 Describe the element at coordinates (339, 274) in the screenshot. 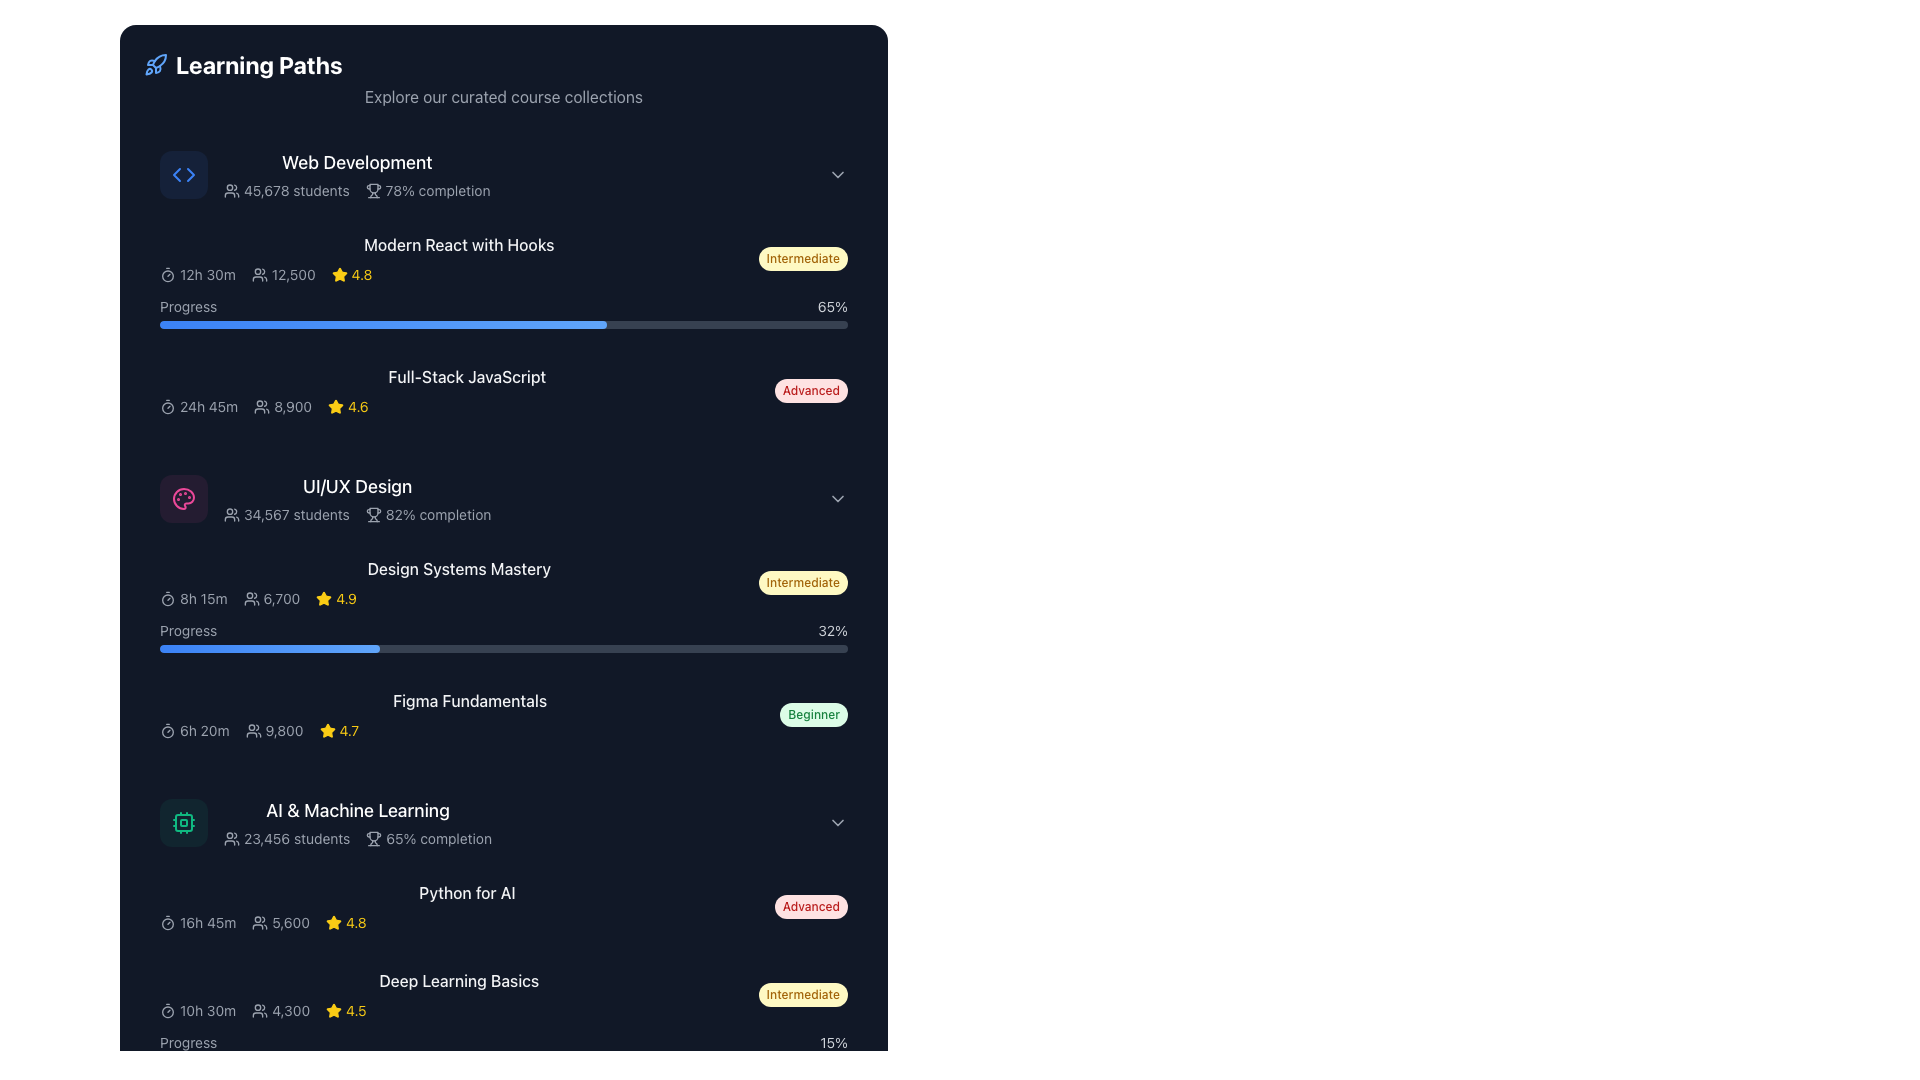

I see `the vibrant yellow star icon located to the left of the numeric rating '4.8' in the 'Modern React with Hooks' section` at that location.